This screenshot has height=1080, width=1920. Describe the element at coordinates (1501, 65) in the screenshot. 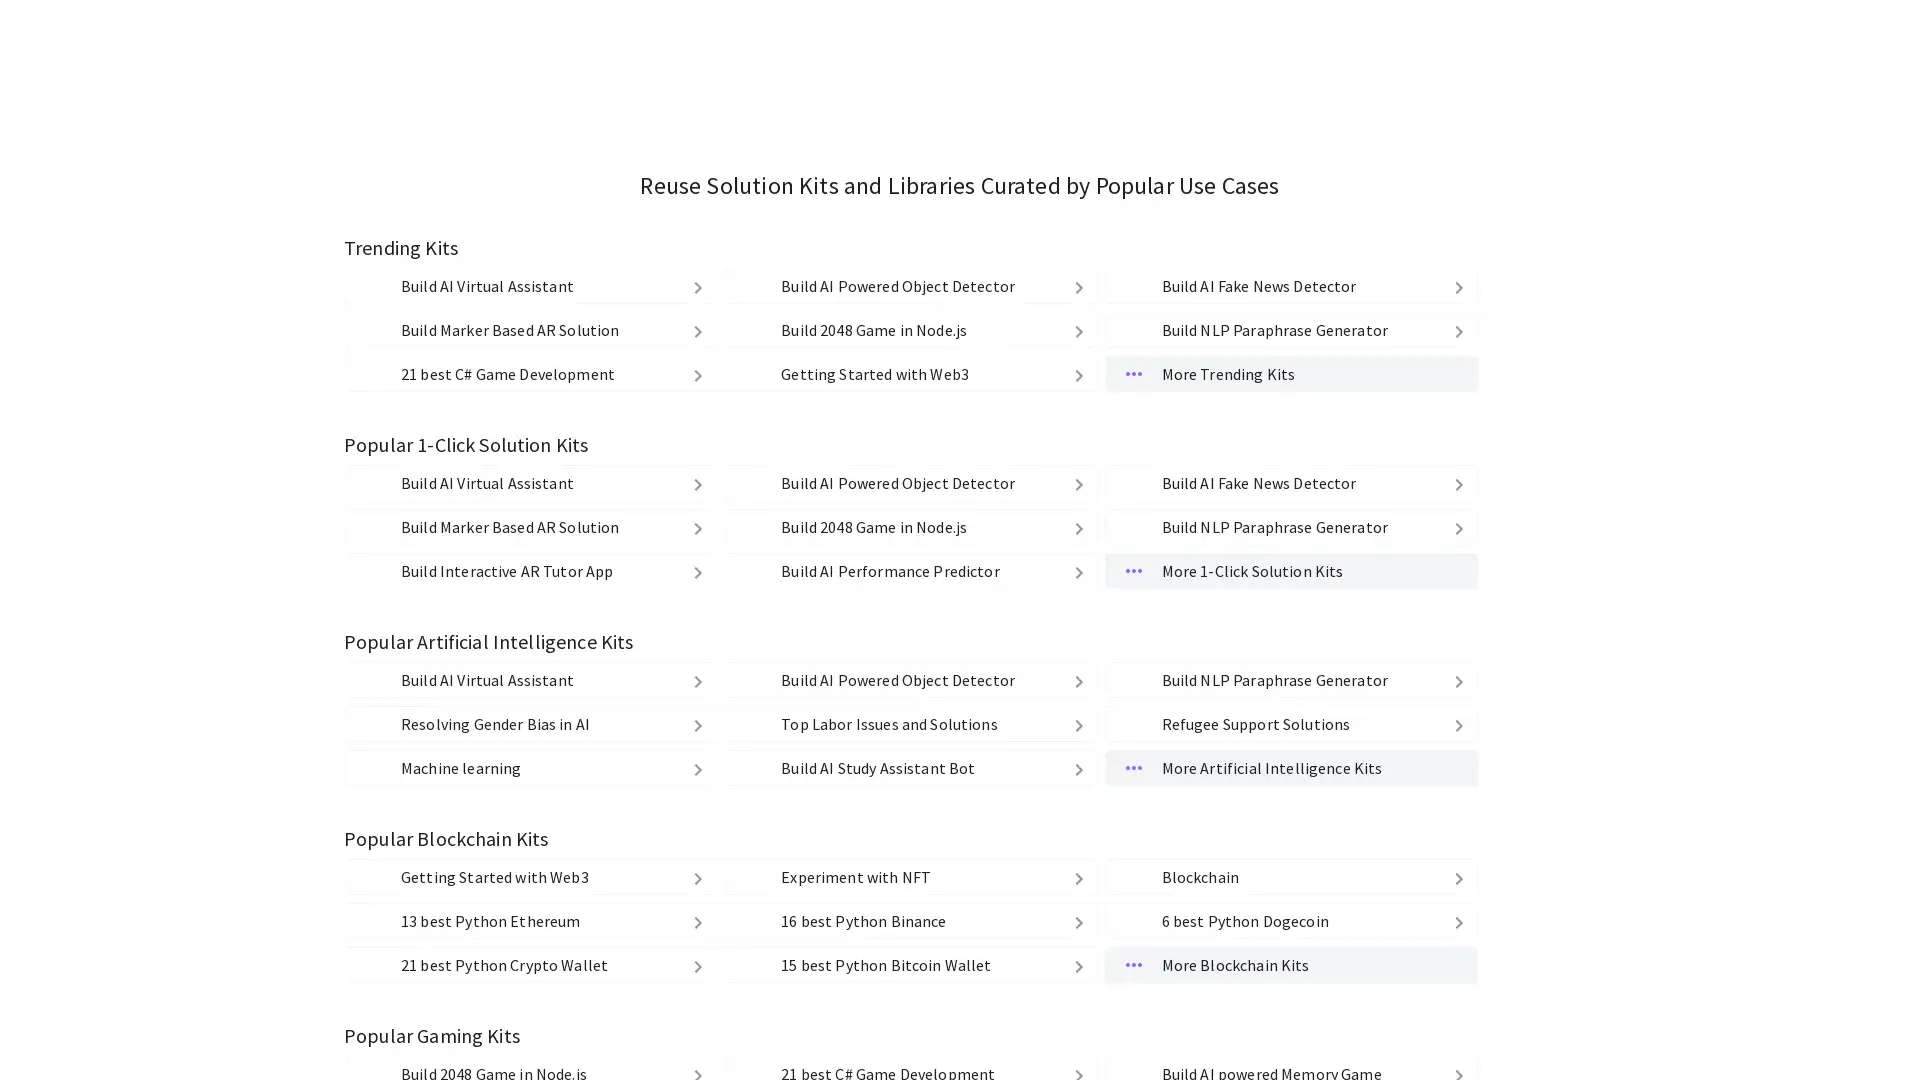

I see `Explore Kits` at that location.